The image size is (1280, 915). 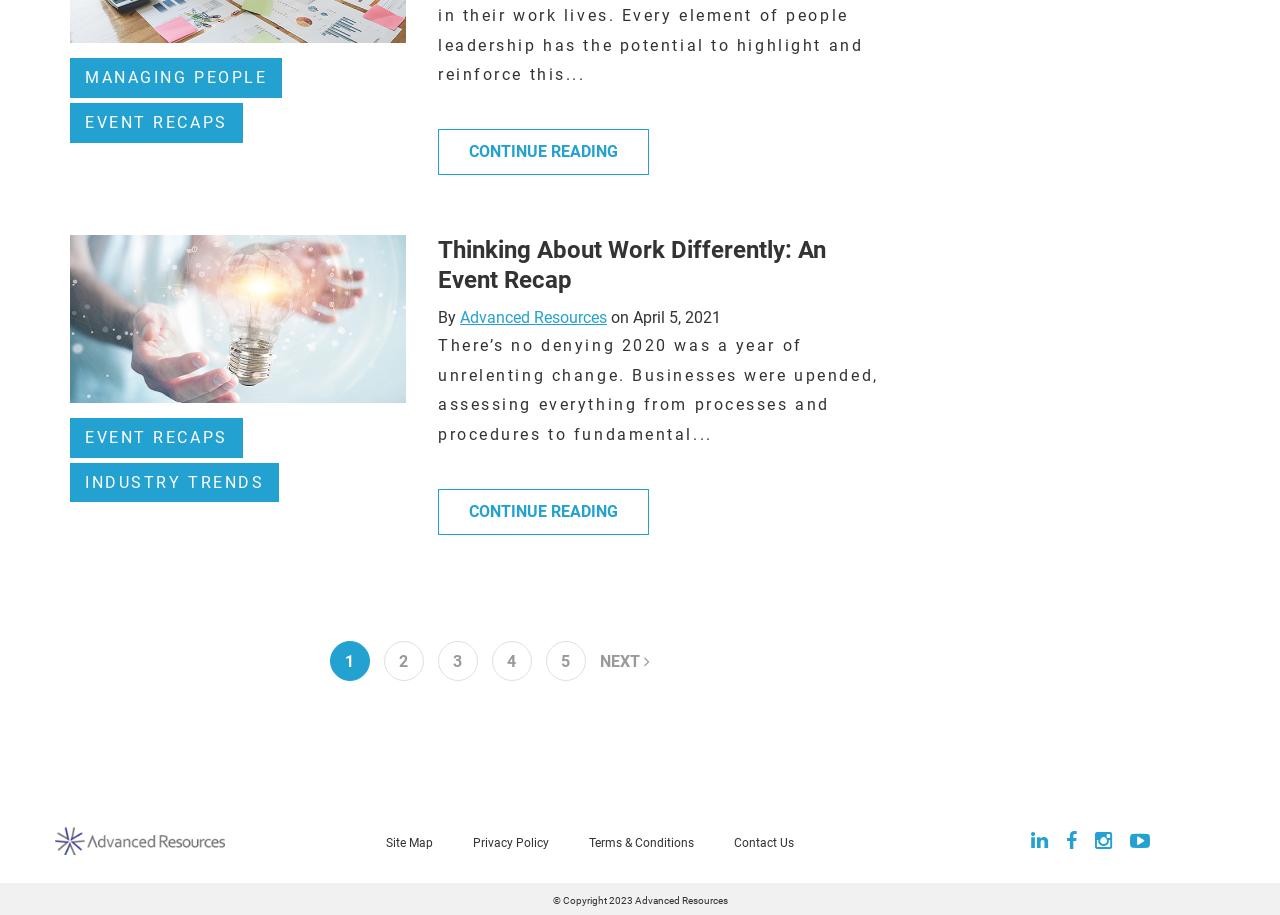 What do you see at coordinates (174, 480) in the screenshot?
I see `'Industry Trends'` at bounding box center [174, 480].